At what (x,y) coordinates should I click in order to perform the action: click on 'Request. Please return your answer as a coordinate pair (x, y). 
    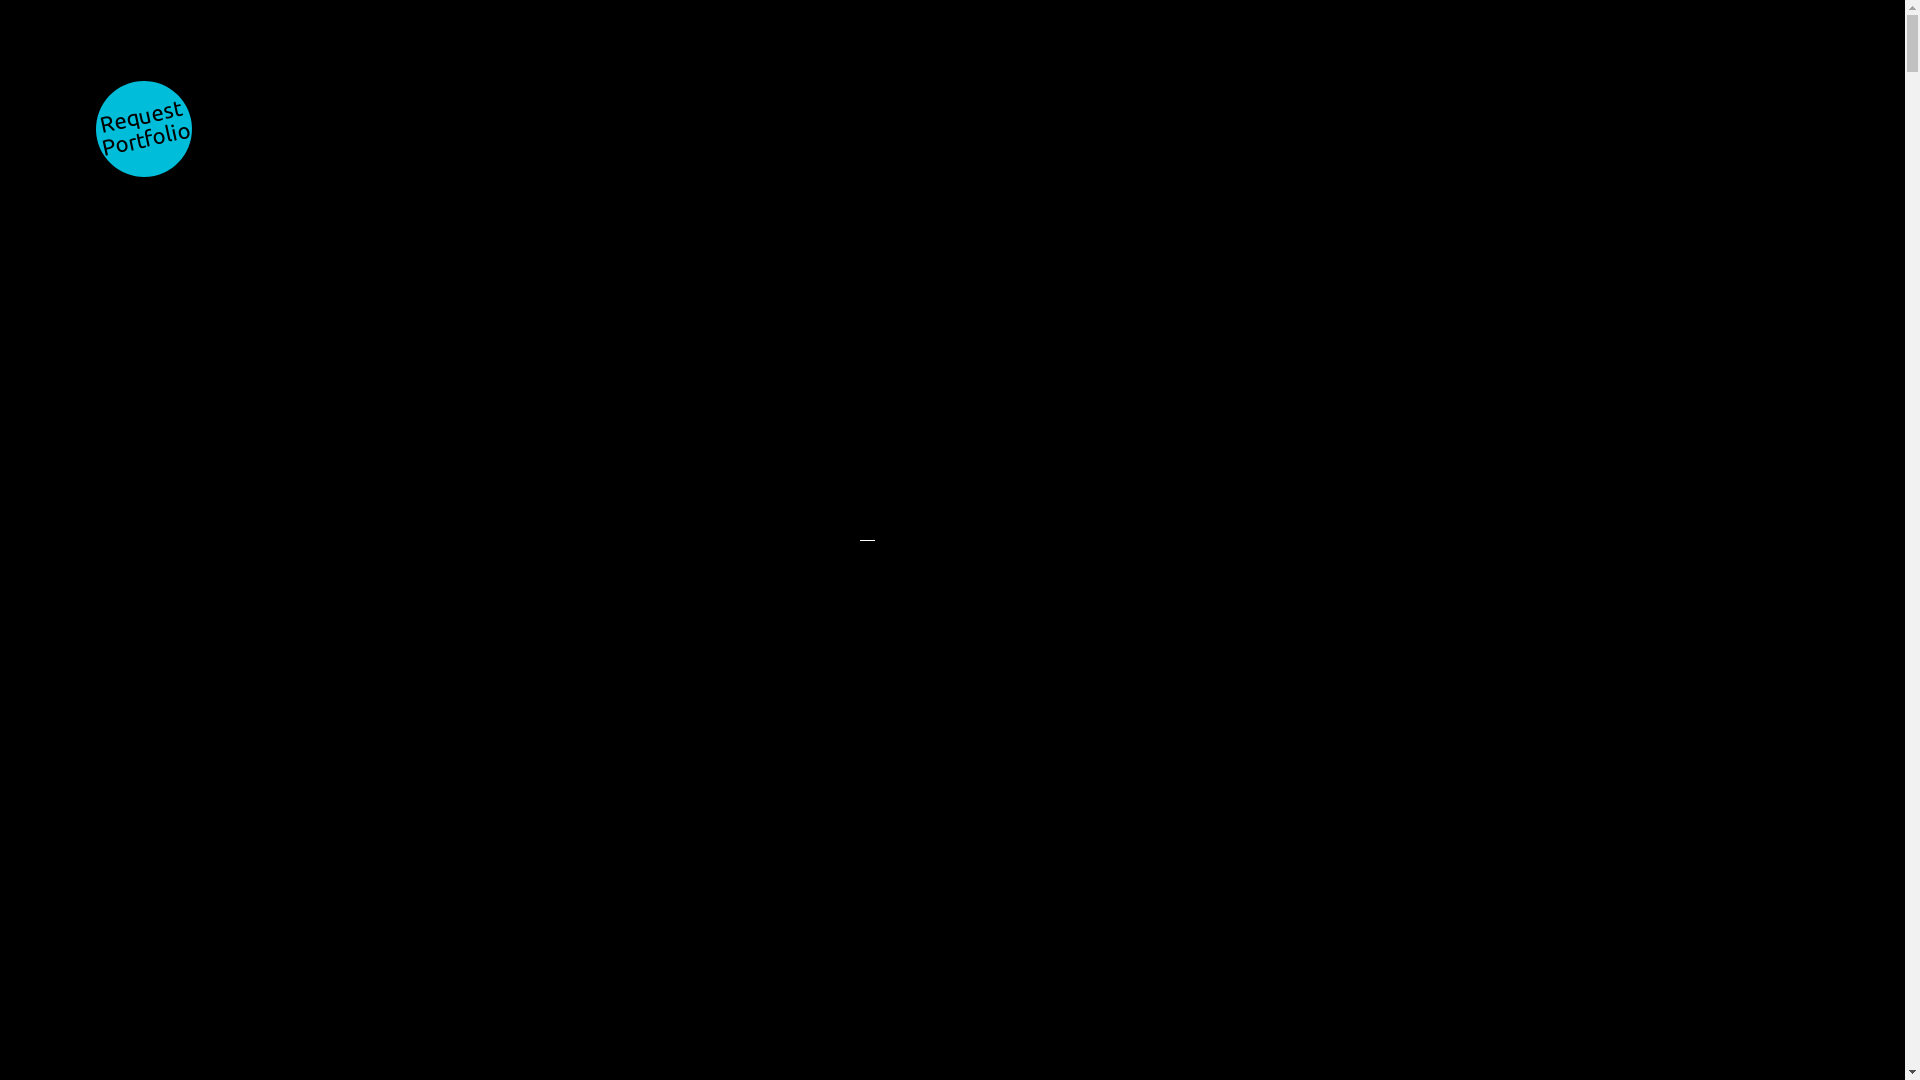
    Looking at the image, I should click on (143, 128).